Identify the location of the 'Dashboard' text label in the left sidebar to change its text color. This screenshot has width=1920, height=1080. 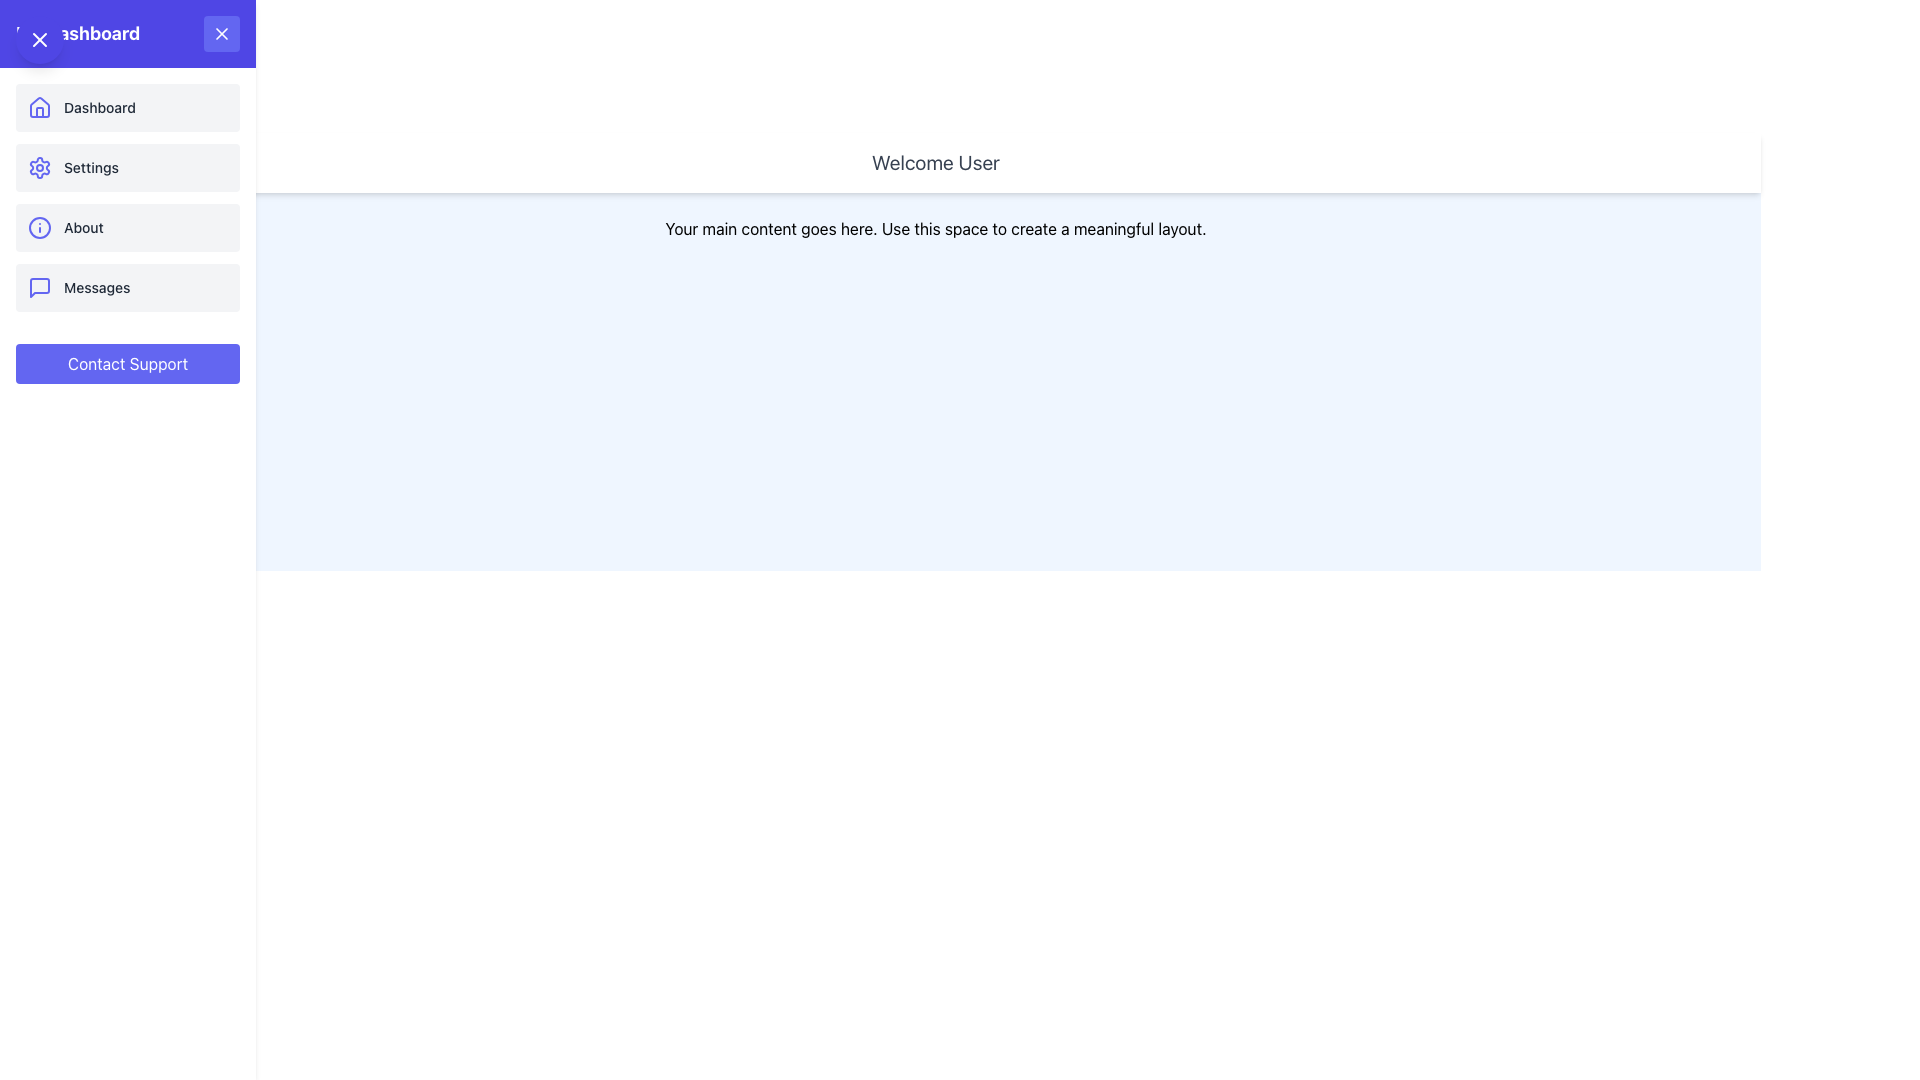
(99, 108).